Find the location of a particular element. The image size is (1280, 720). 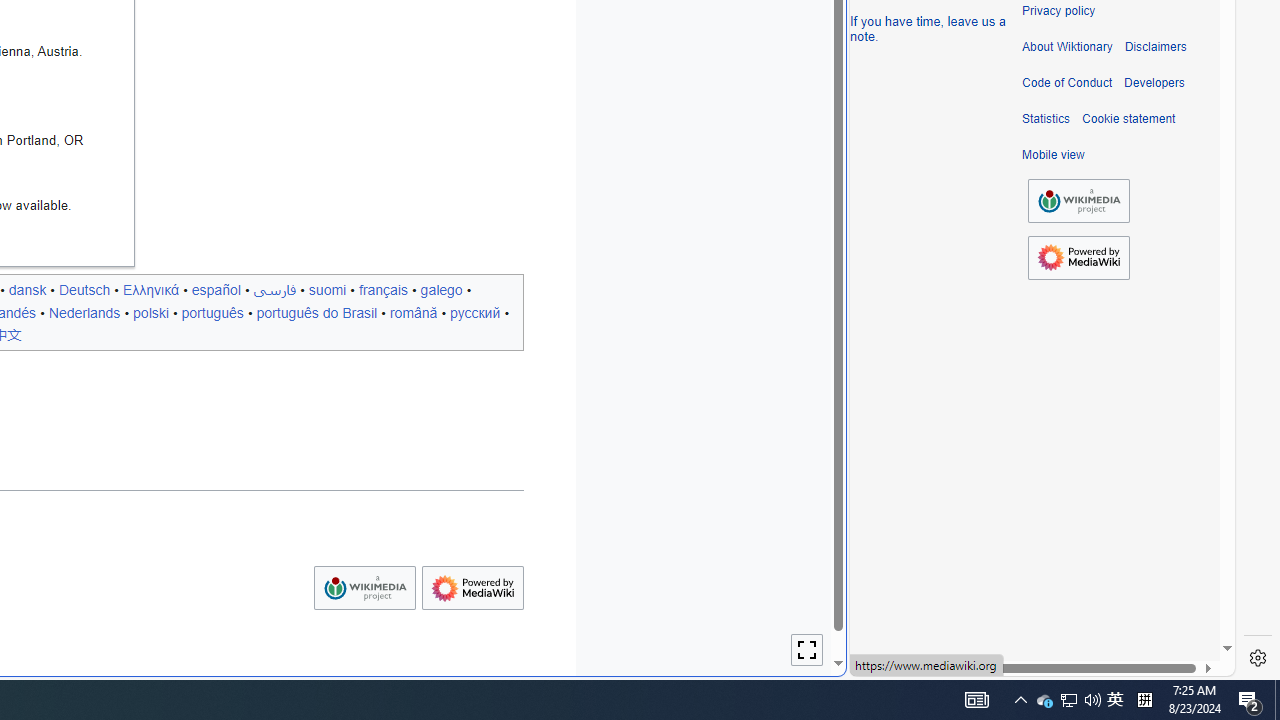

'polski' is located at coordinates (150, 312).